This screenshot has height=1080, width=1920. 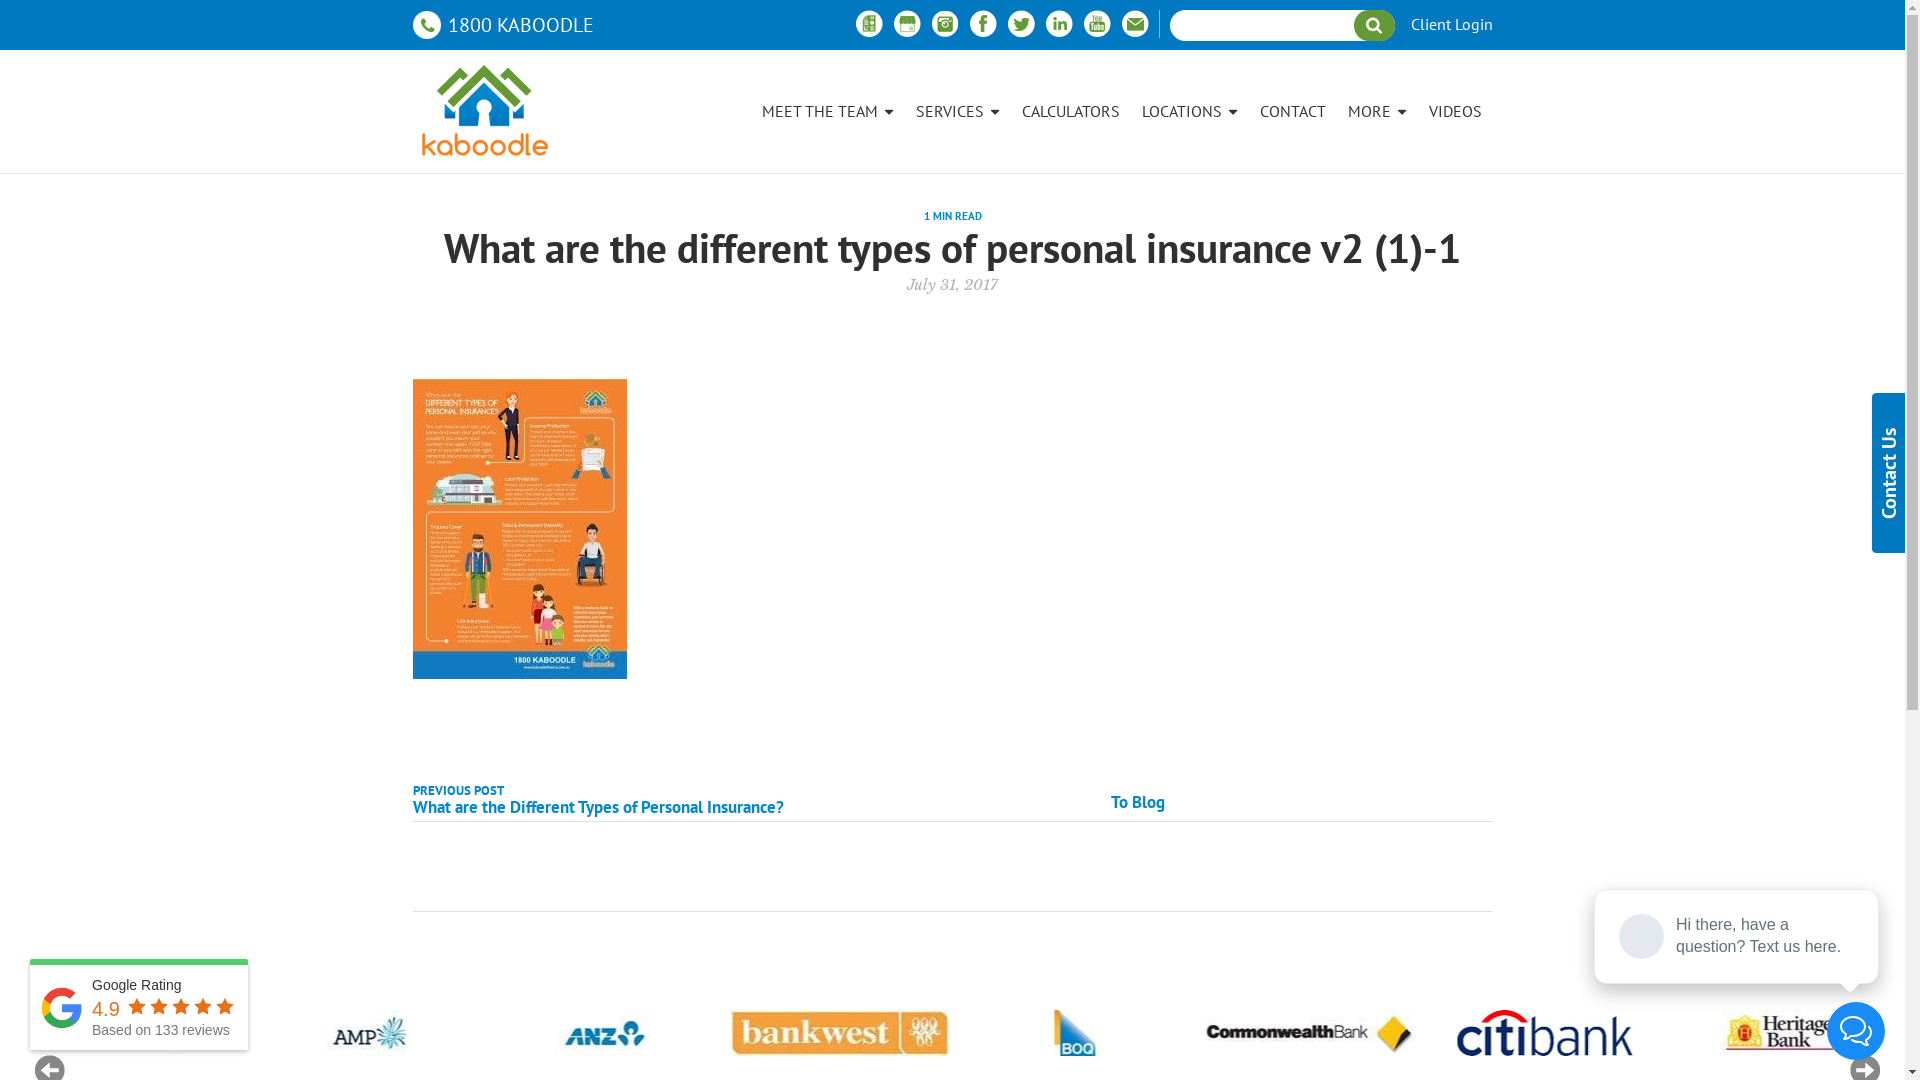 I want to click on 'Logo 07', so click(x=1185, y=1033).